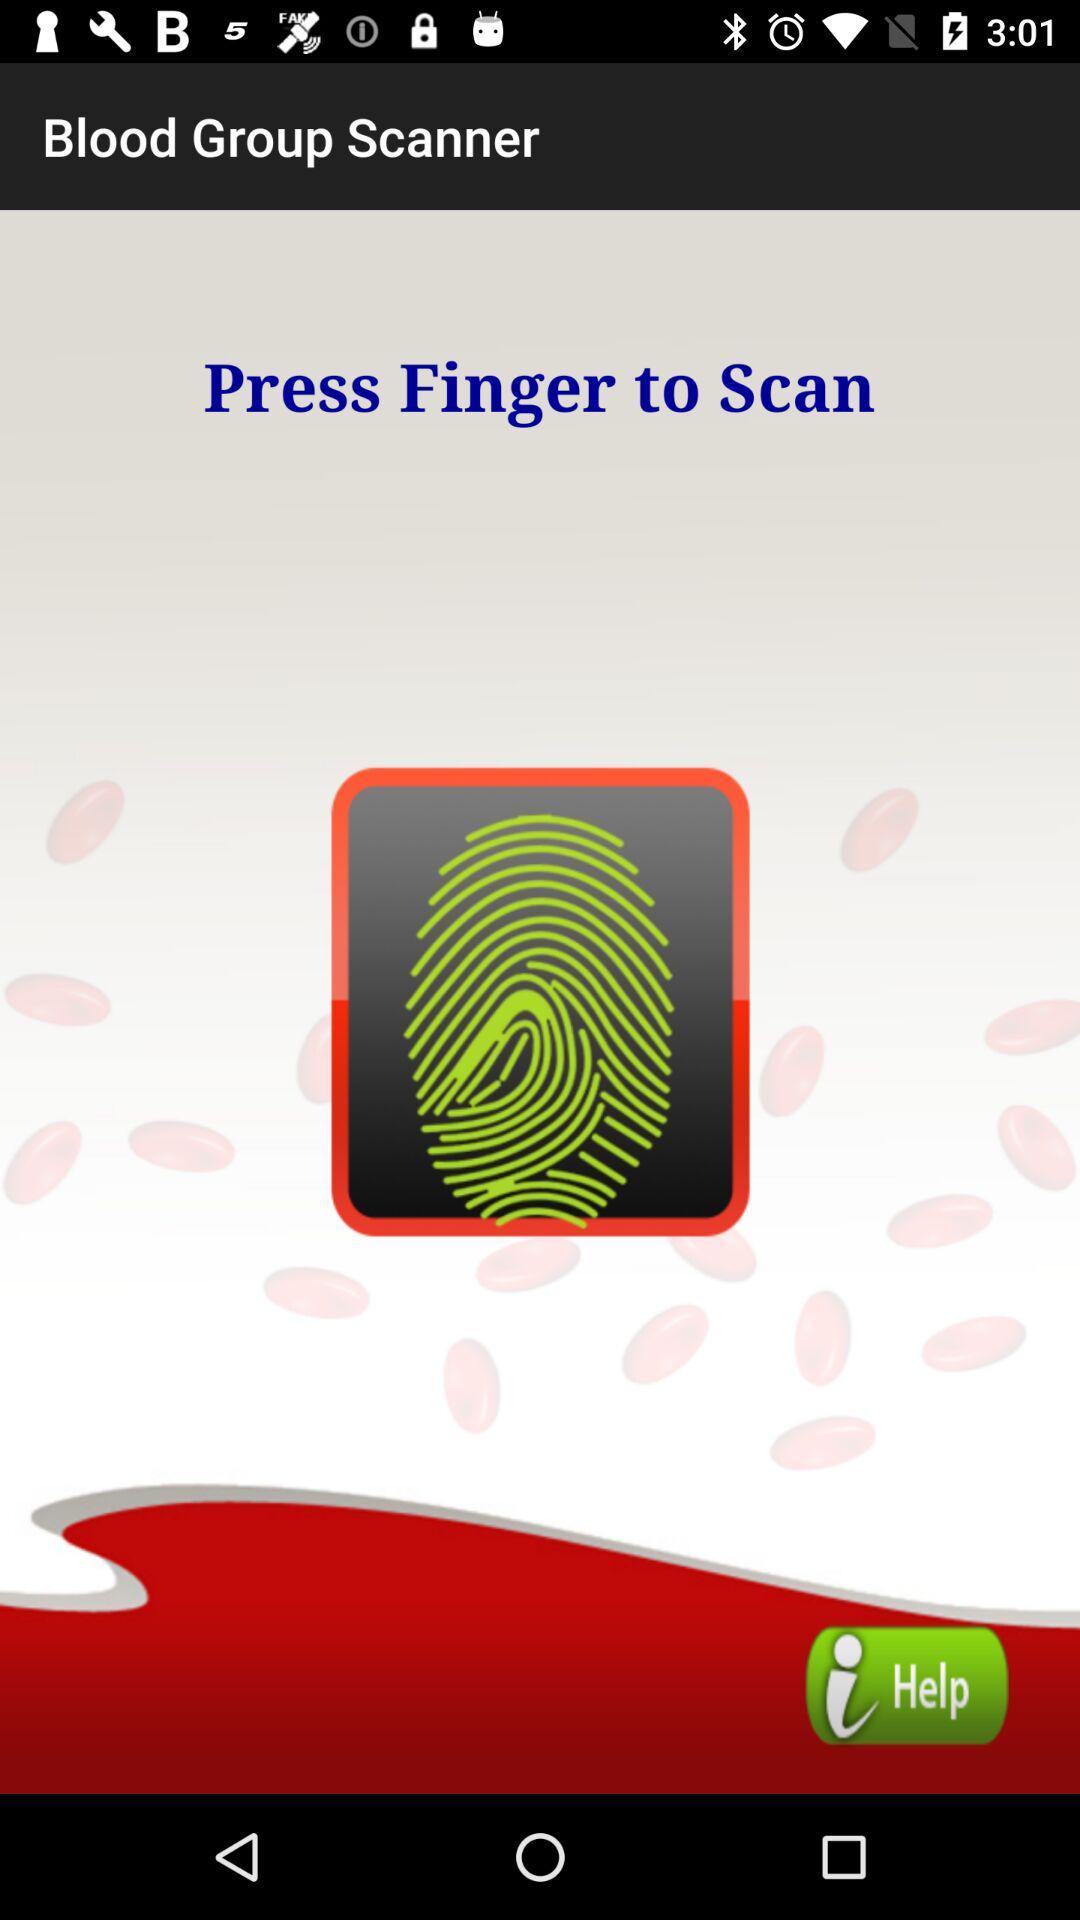 The height and width of the screenshot is (1920, 1080). Describe the element at coordinates (907, 1684) in the screenshot. I see `guide` at that location.